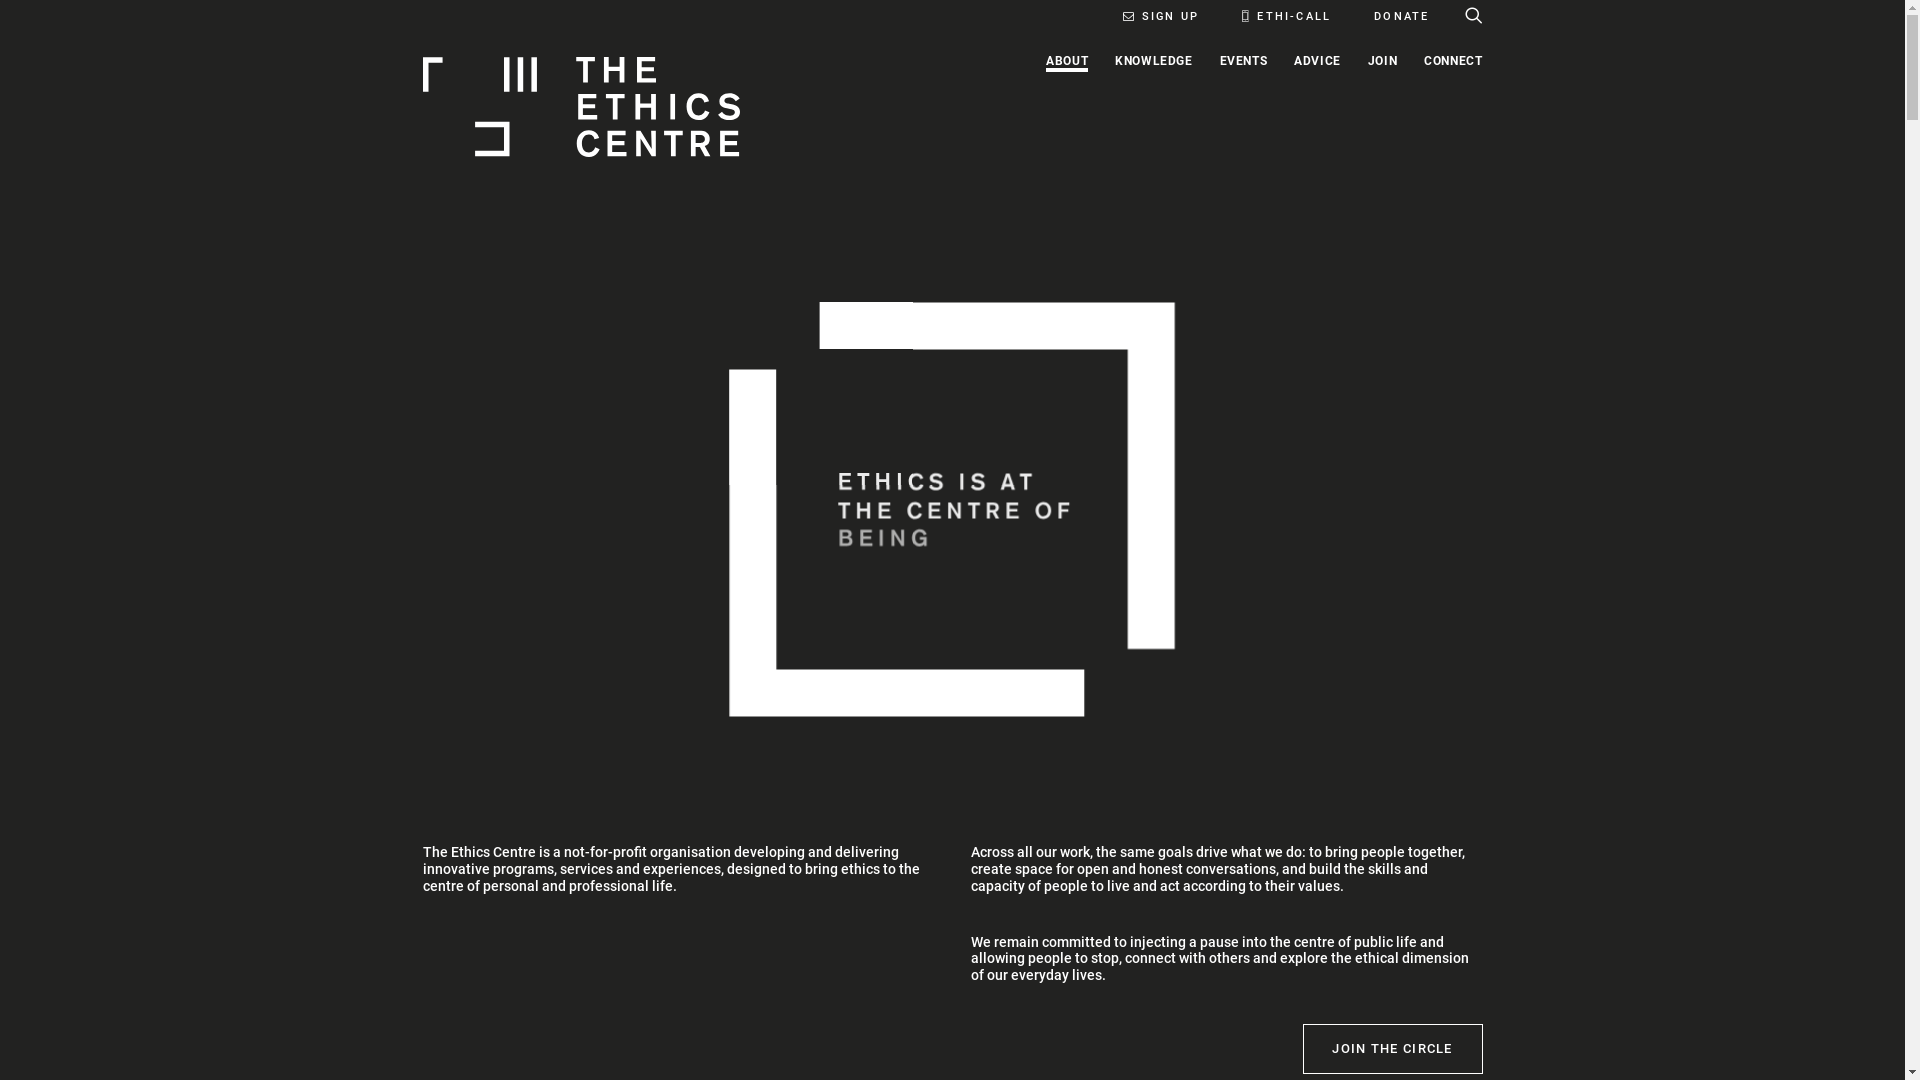 The image size is (1920, 1080). I want to click on 'ABOUT', so click(1065, 107).